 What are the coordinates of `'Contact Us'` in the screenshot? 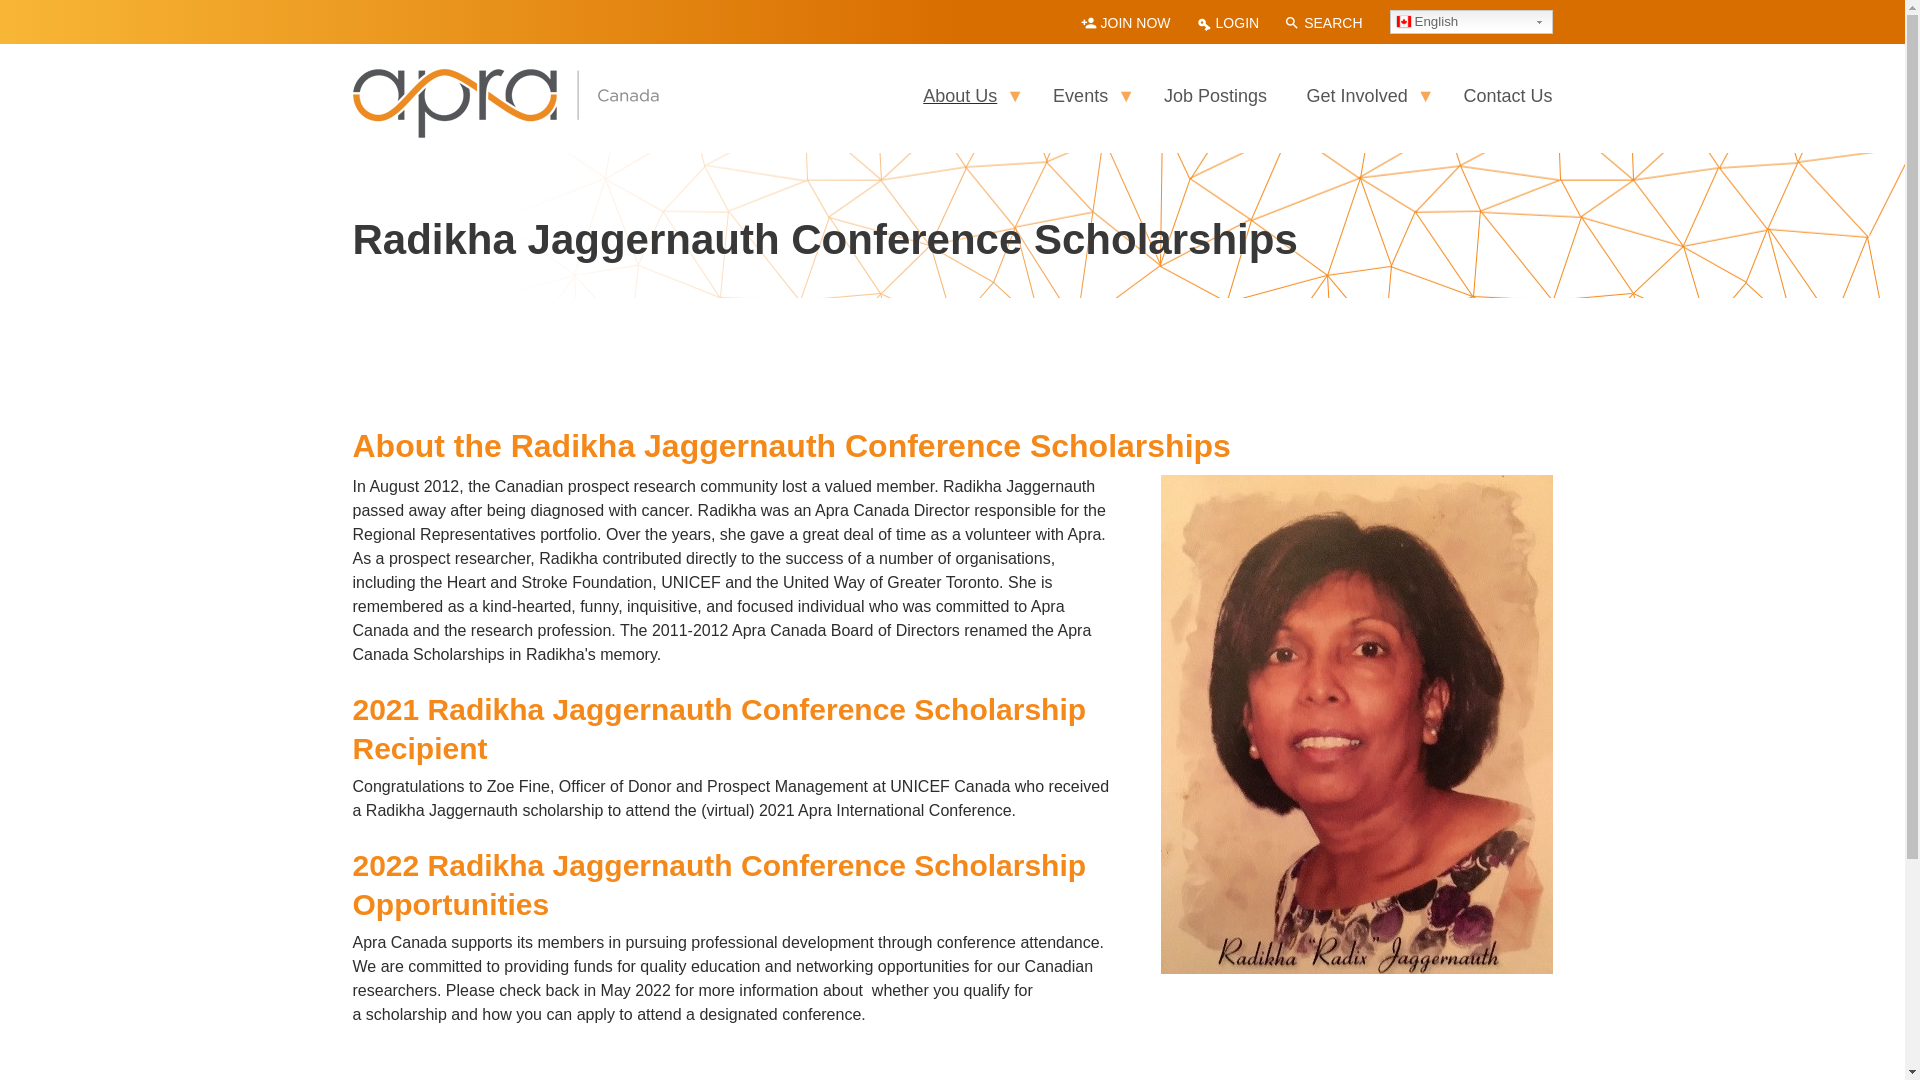 It's located at (1498, 96).